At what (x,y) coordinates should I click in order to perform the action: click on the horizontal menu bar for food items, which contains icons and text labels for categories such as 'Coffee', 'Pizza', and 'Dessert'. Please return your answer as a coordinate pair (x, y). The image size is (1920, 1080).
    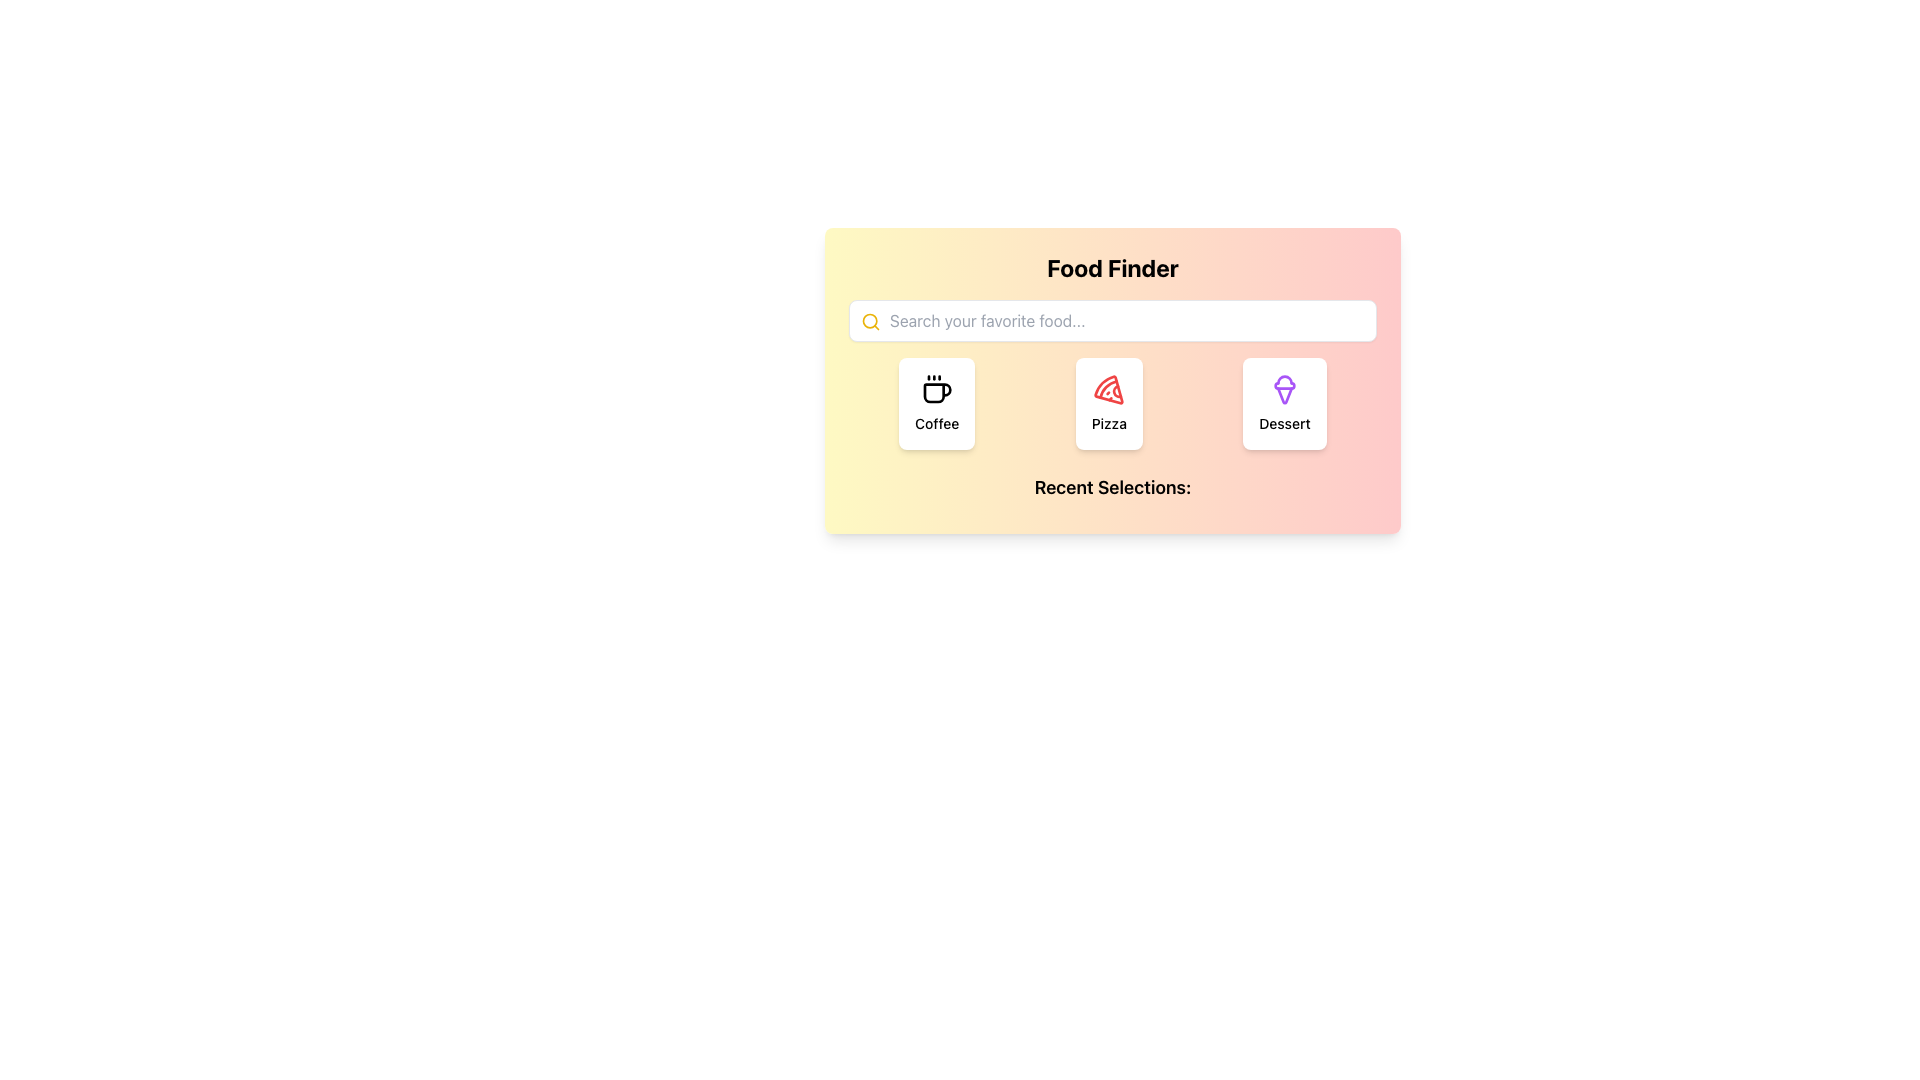
    Looking at the image, I should click on (1112, 404).